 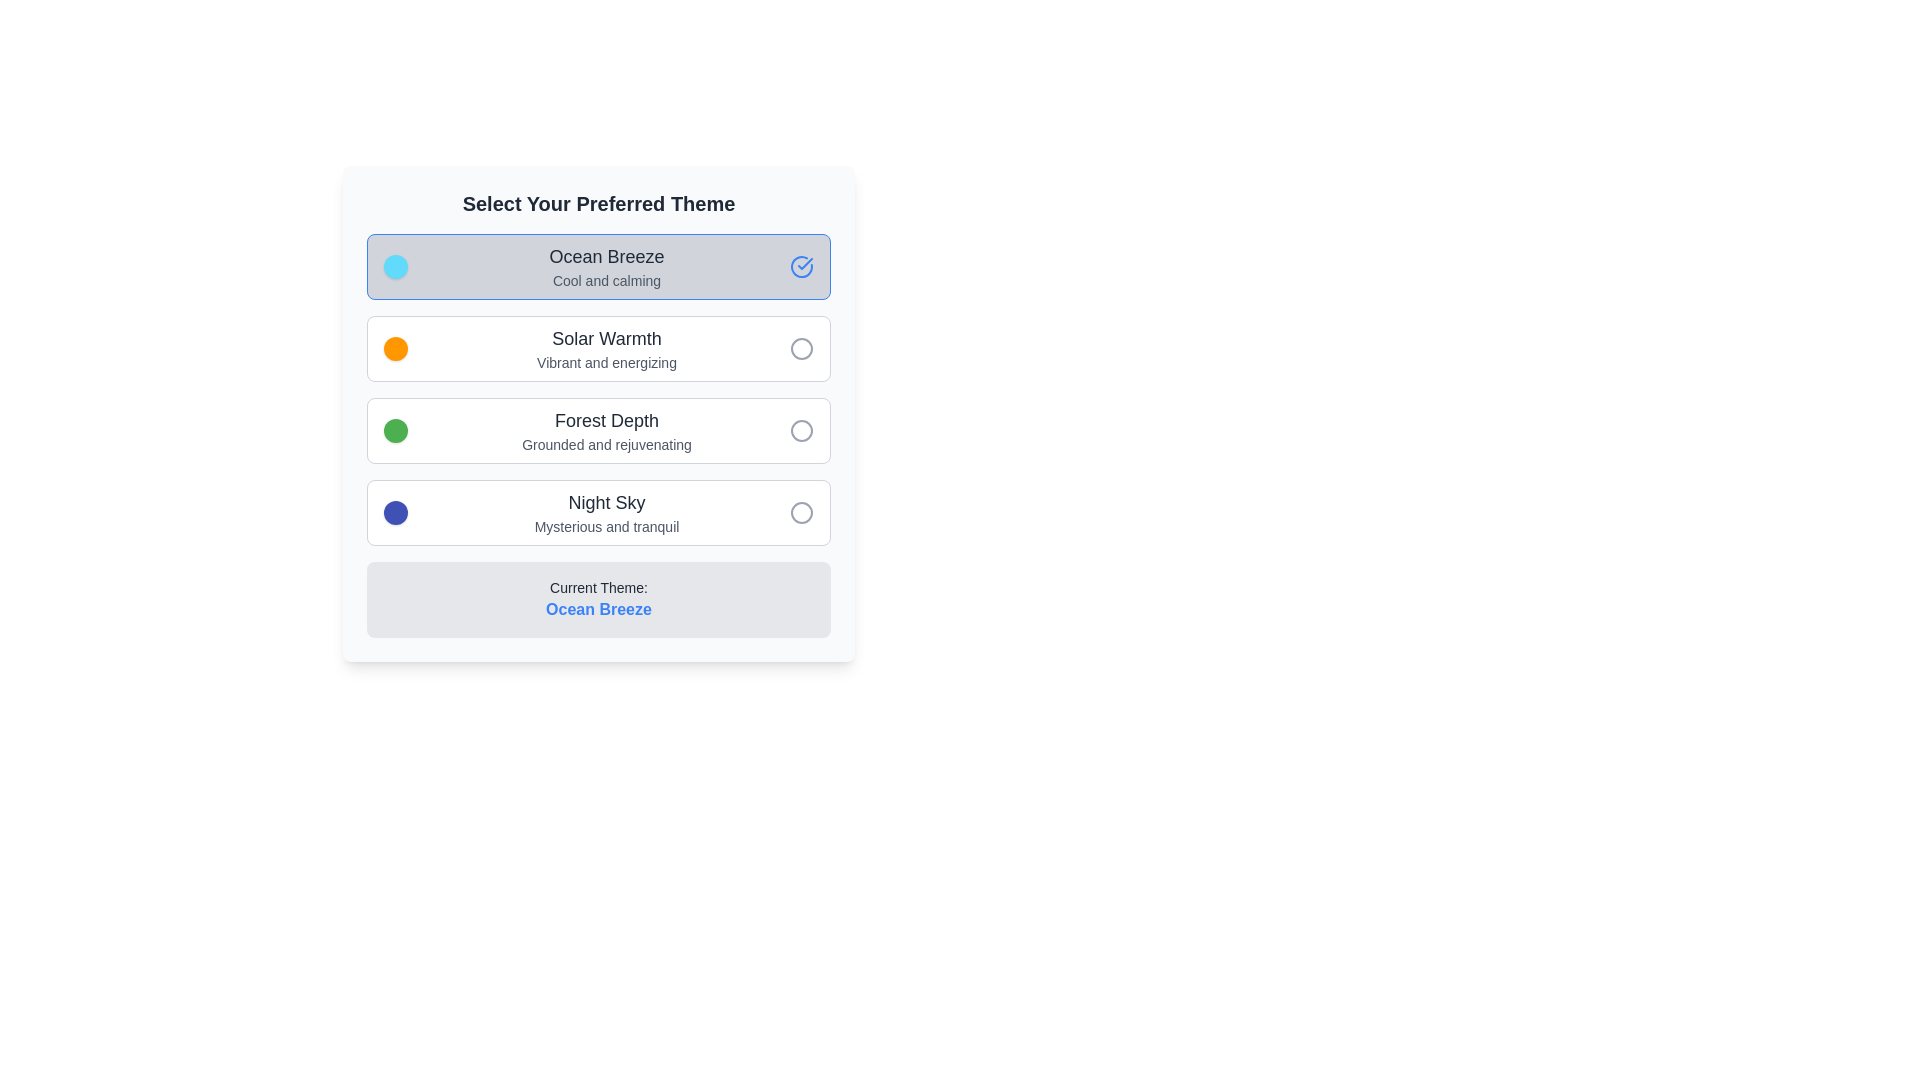 What do you see at coordinates (605, 526) in the screenshot?
I see `the descriptive Text label for the 'Night Sky' theme, which is located below the main title in the fourth list item of the theme selection dialog` at bounding box center [605, 526].